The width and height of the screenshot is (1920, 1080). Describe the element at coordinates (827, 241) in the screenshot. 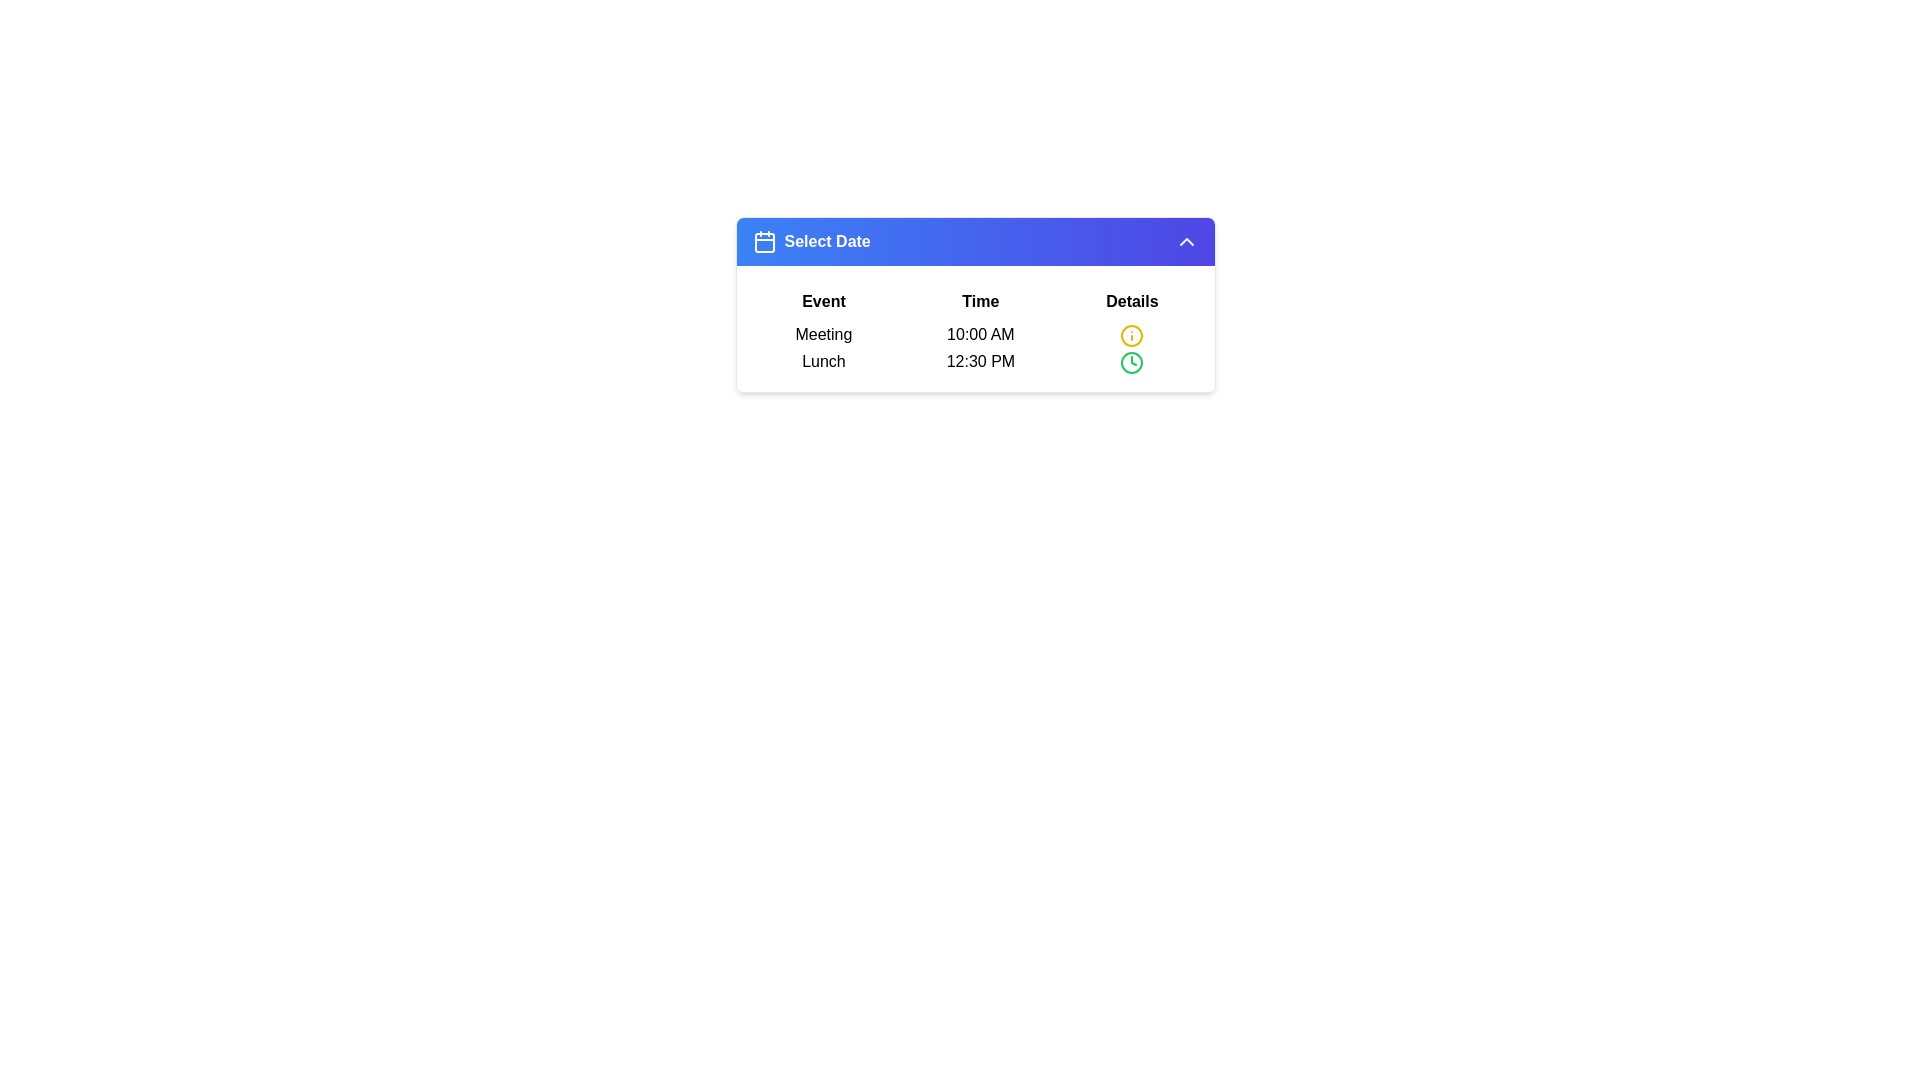

I see `the 'Select Date' text label, which is styled in bold font on a blue background, located within a card interface, positioned to the right of a calendar icon` at that location.